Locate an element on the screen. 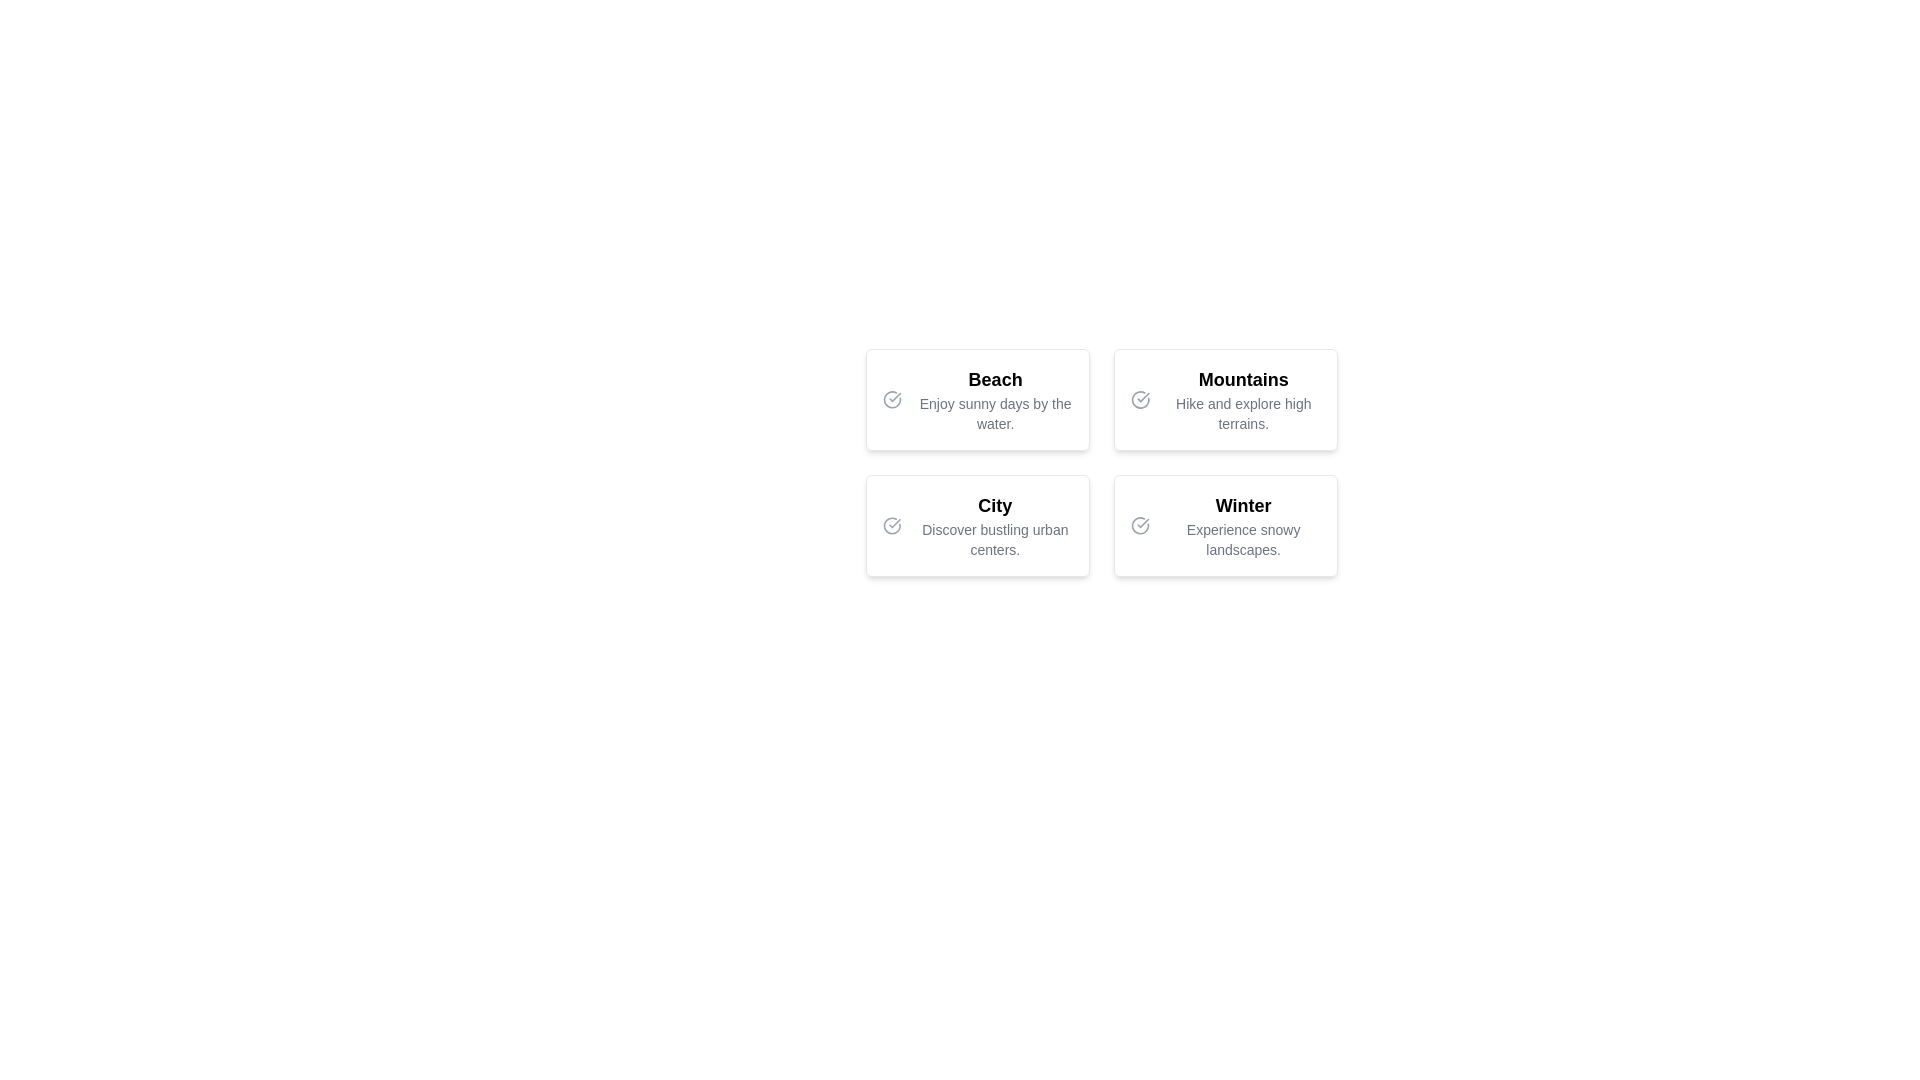 Image resolution: width=1920 pixels, height=1080 pixels. the selectable marker indicator to denote the presence or selection of the 'Beach' option located within the top-left card of a 2x2 grid layout is located at coordinates (891, 400).